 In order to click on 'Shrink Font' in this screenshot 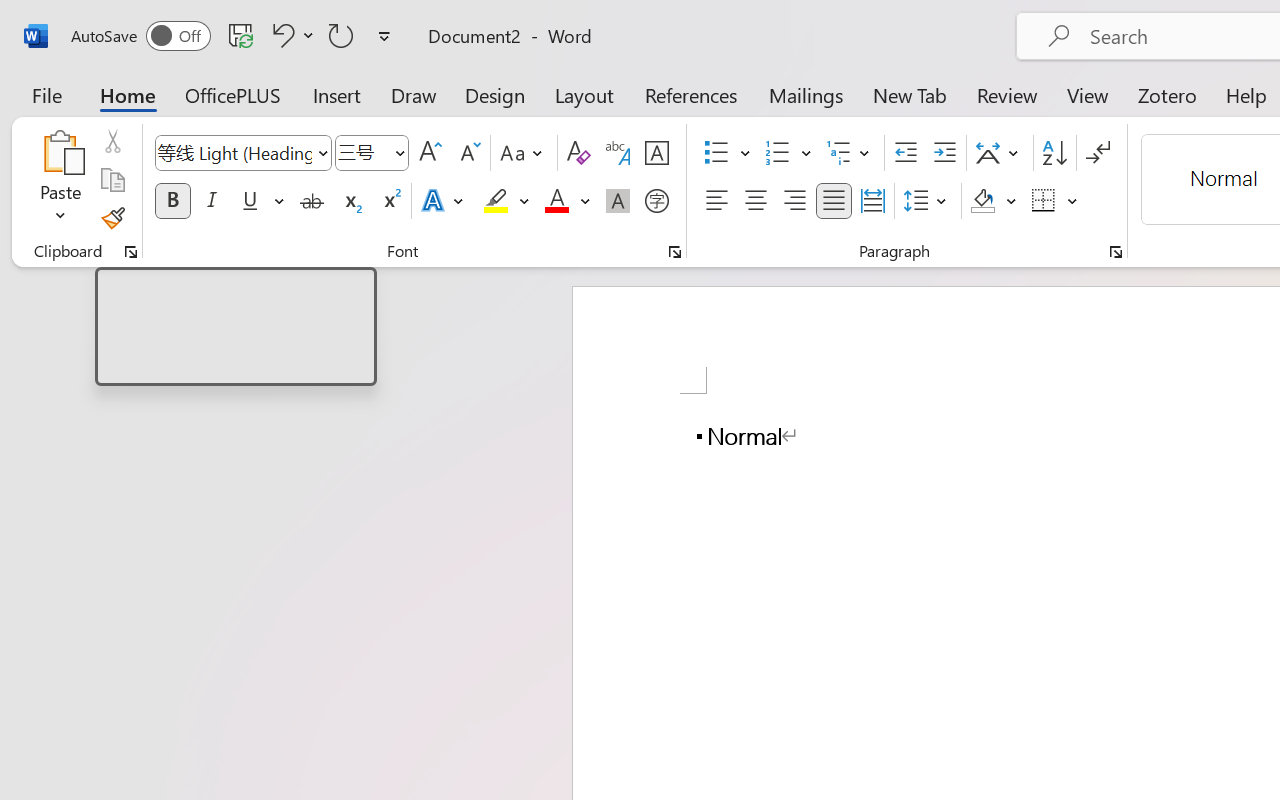, I will do `click(467, 153)`.